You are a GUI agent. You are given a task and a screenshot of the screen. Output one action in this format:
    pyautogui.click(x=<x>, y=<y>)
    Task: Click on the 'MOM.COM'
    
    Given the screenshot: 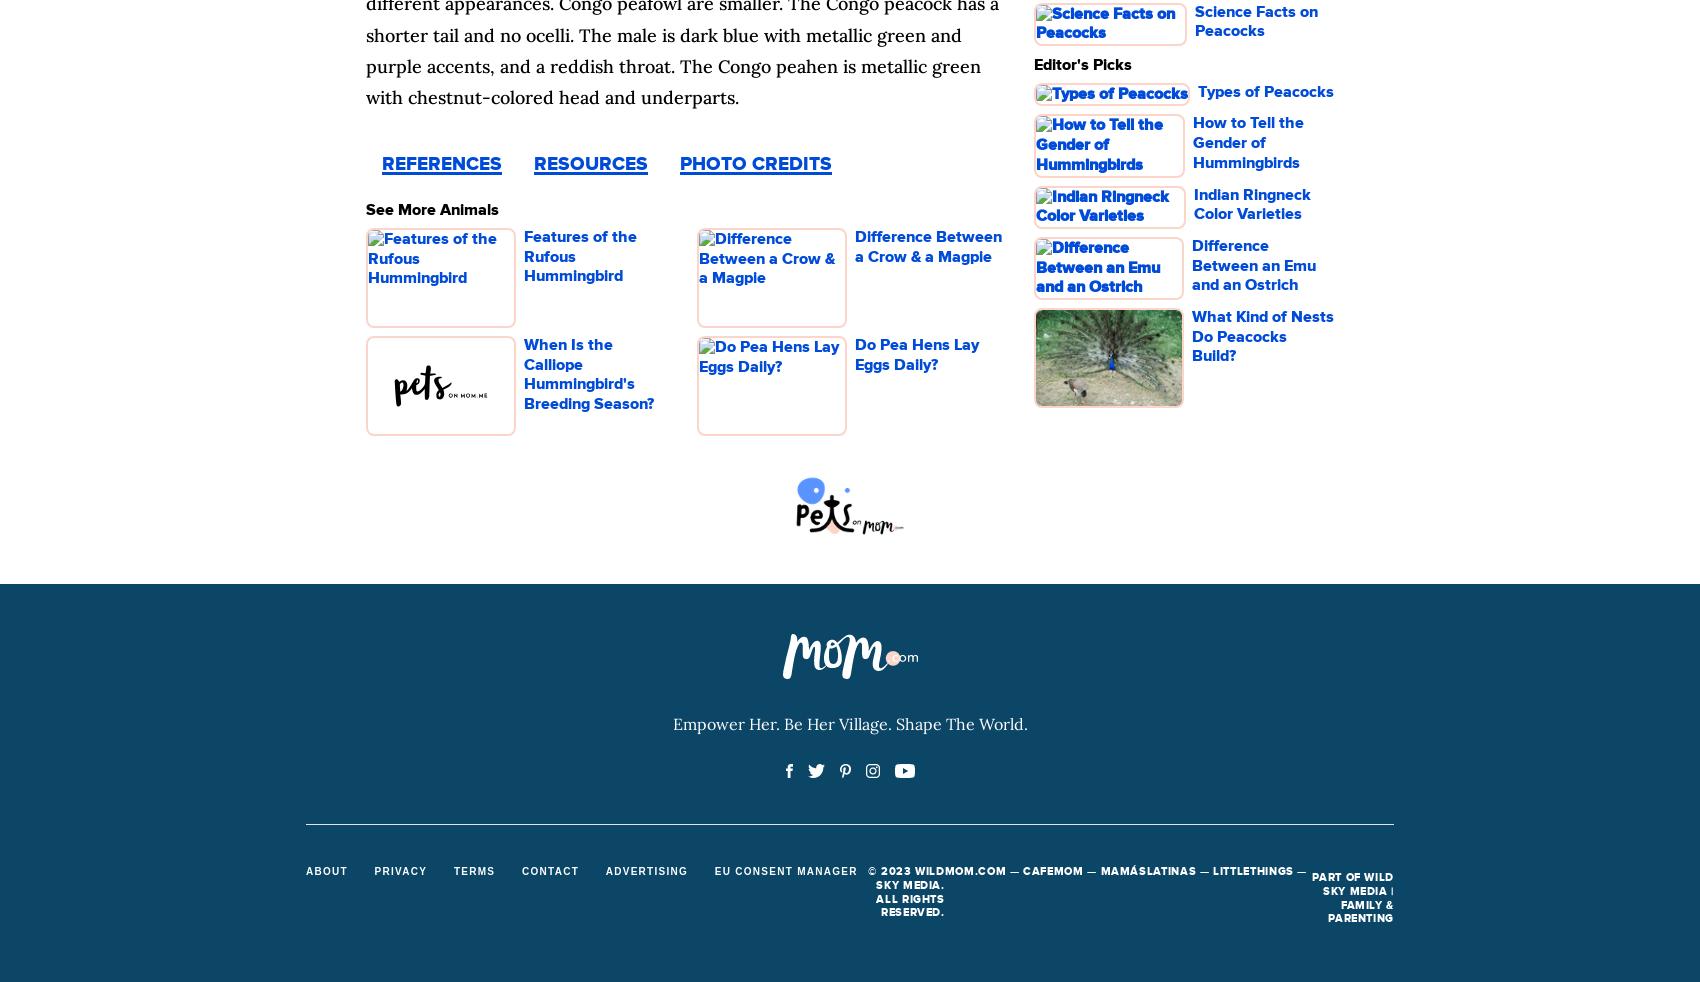 What is the action you would take?
    pyautogui.click(x=973, y=870)
    